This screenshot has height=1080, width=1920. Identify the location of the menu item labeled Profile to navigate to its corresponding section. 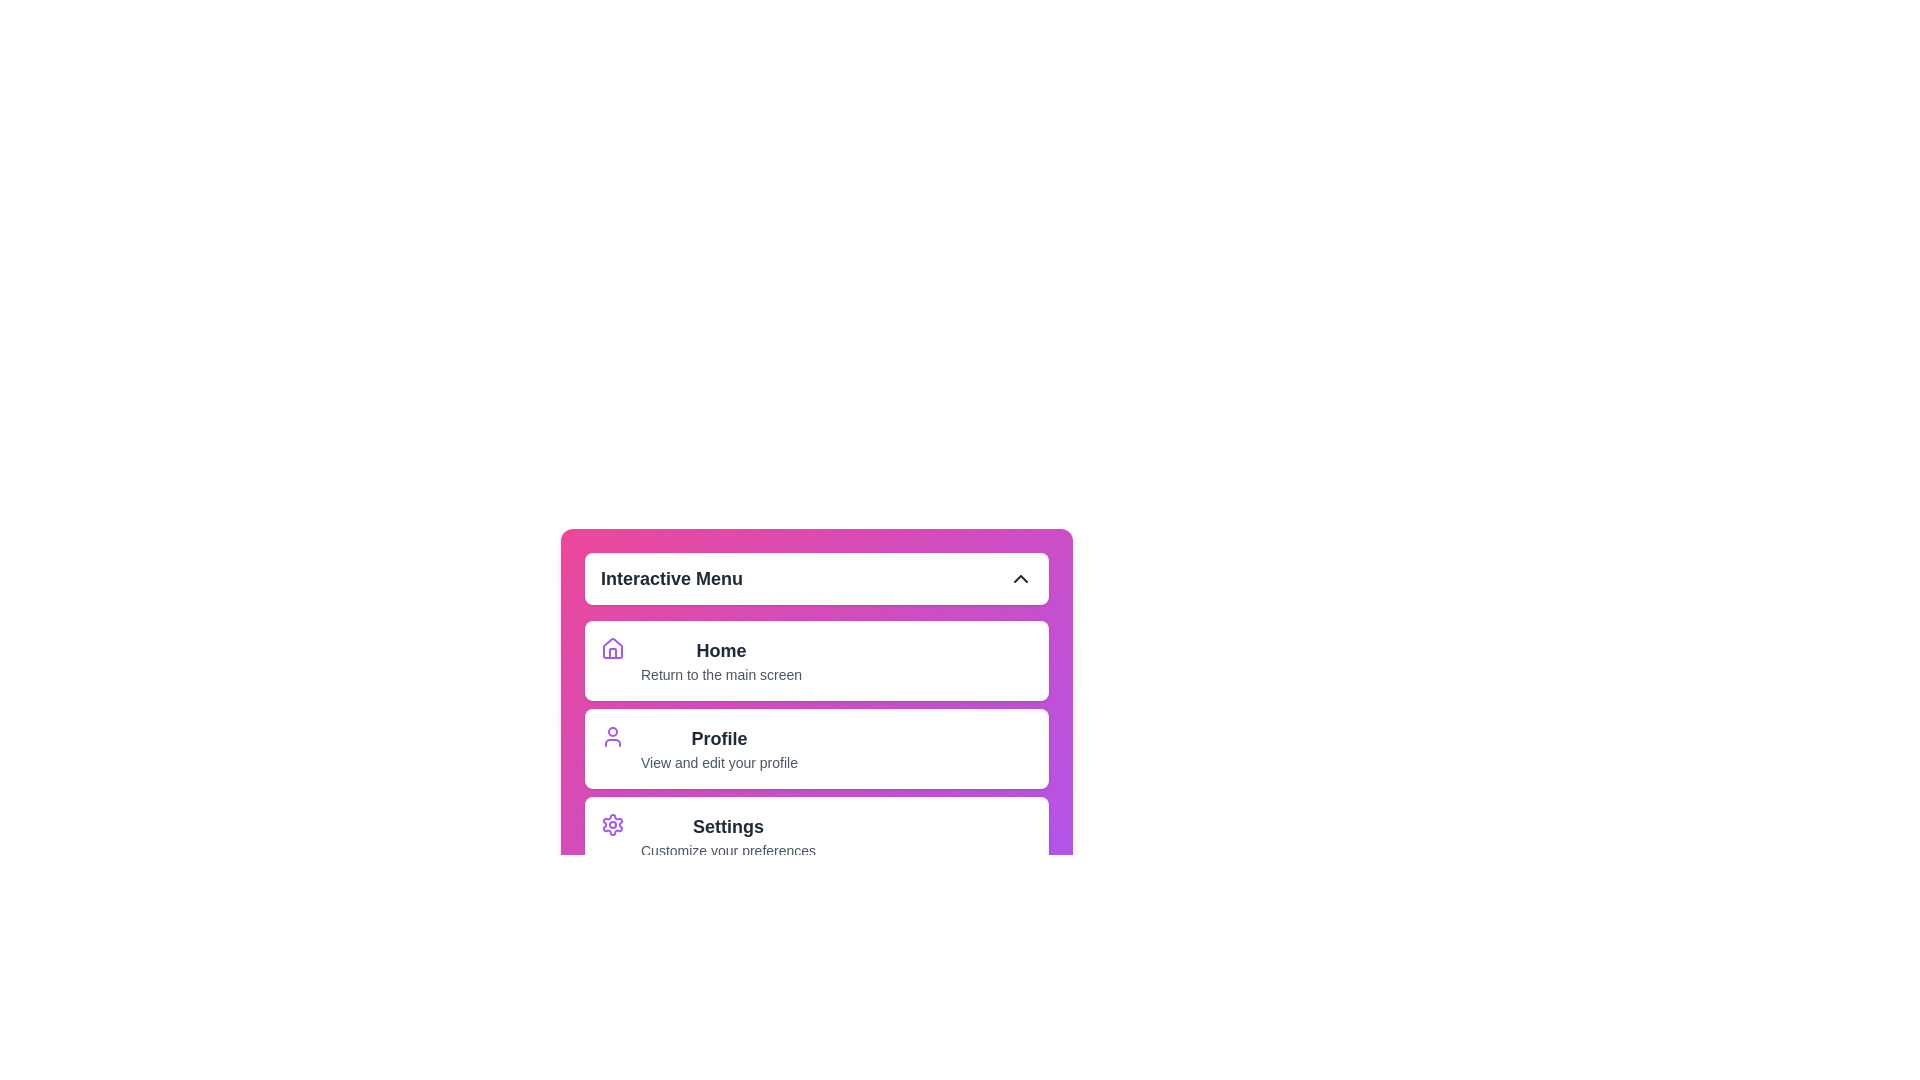
(719, 748).